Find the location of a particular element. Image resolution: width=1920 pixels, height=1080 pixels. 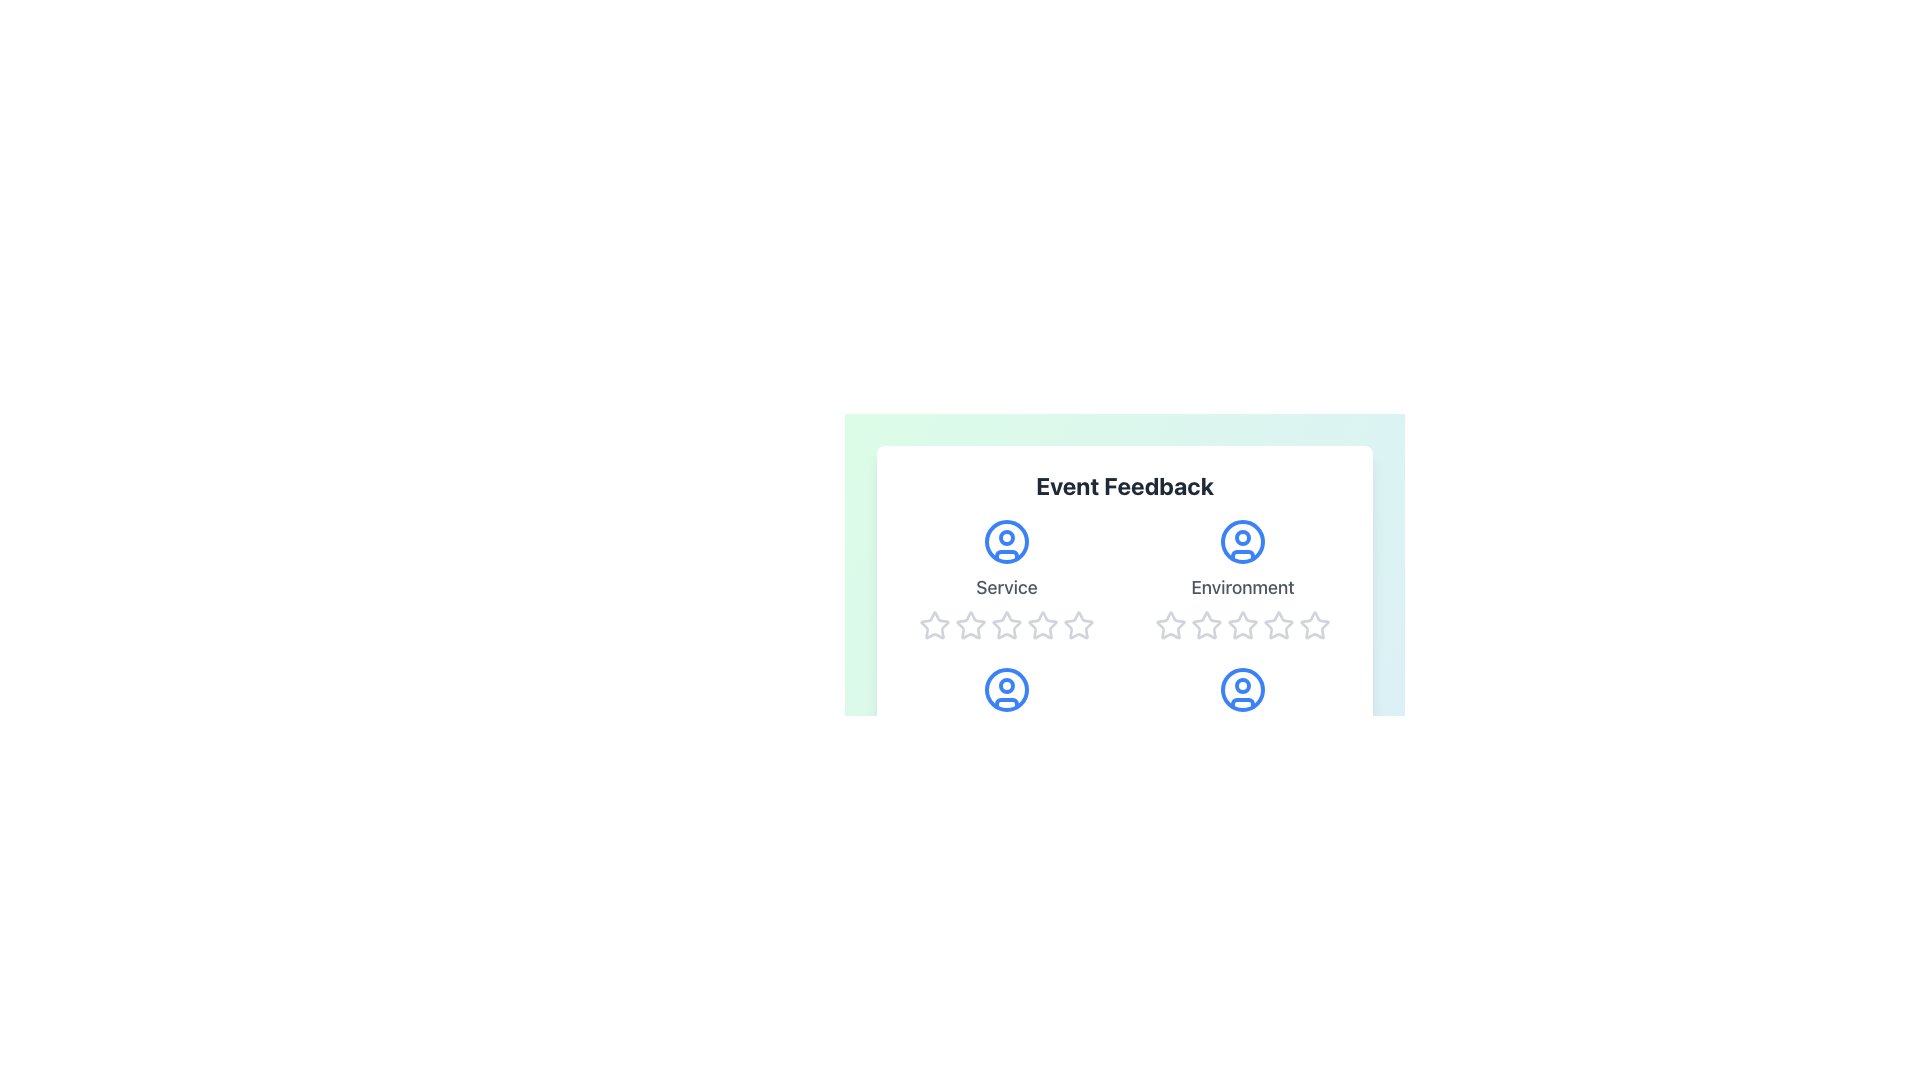

the circular user icon with a blue outline located under the 'Service' label in the user-feedback widget is located at coordinates (1007, 542).